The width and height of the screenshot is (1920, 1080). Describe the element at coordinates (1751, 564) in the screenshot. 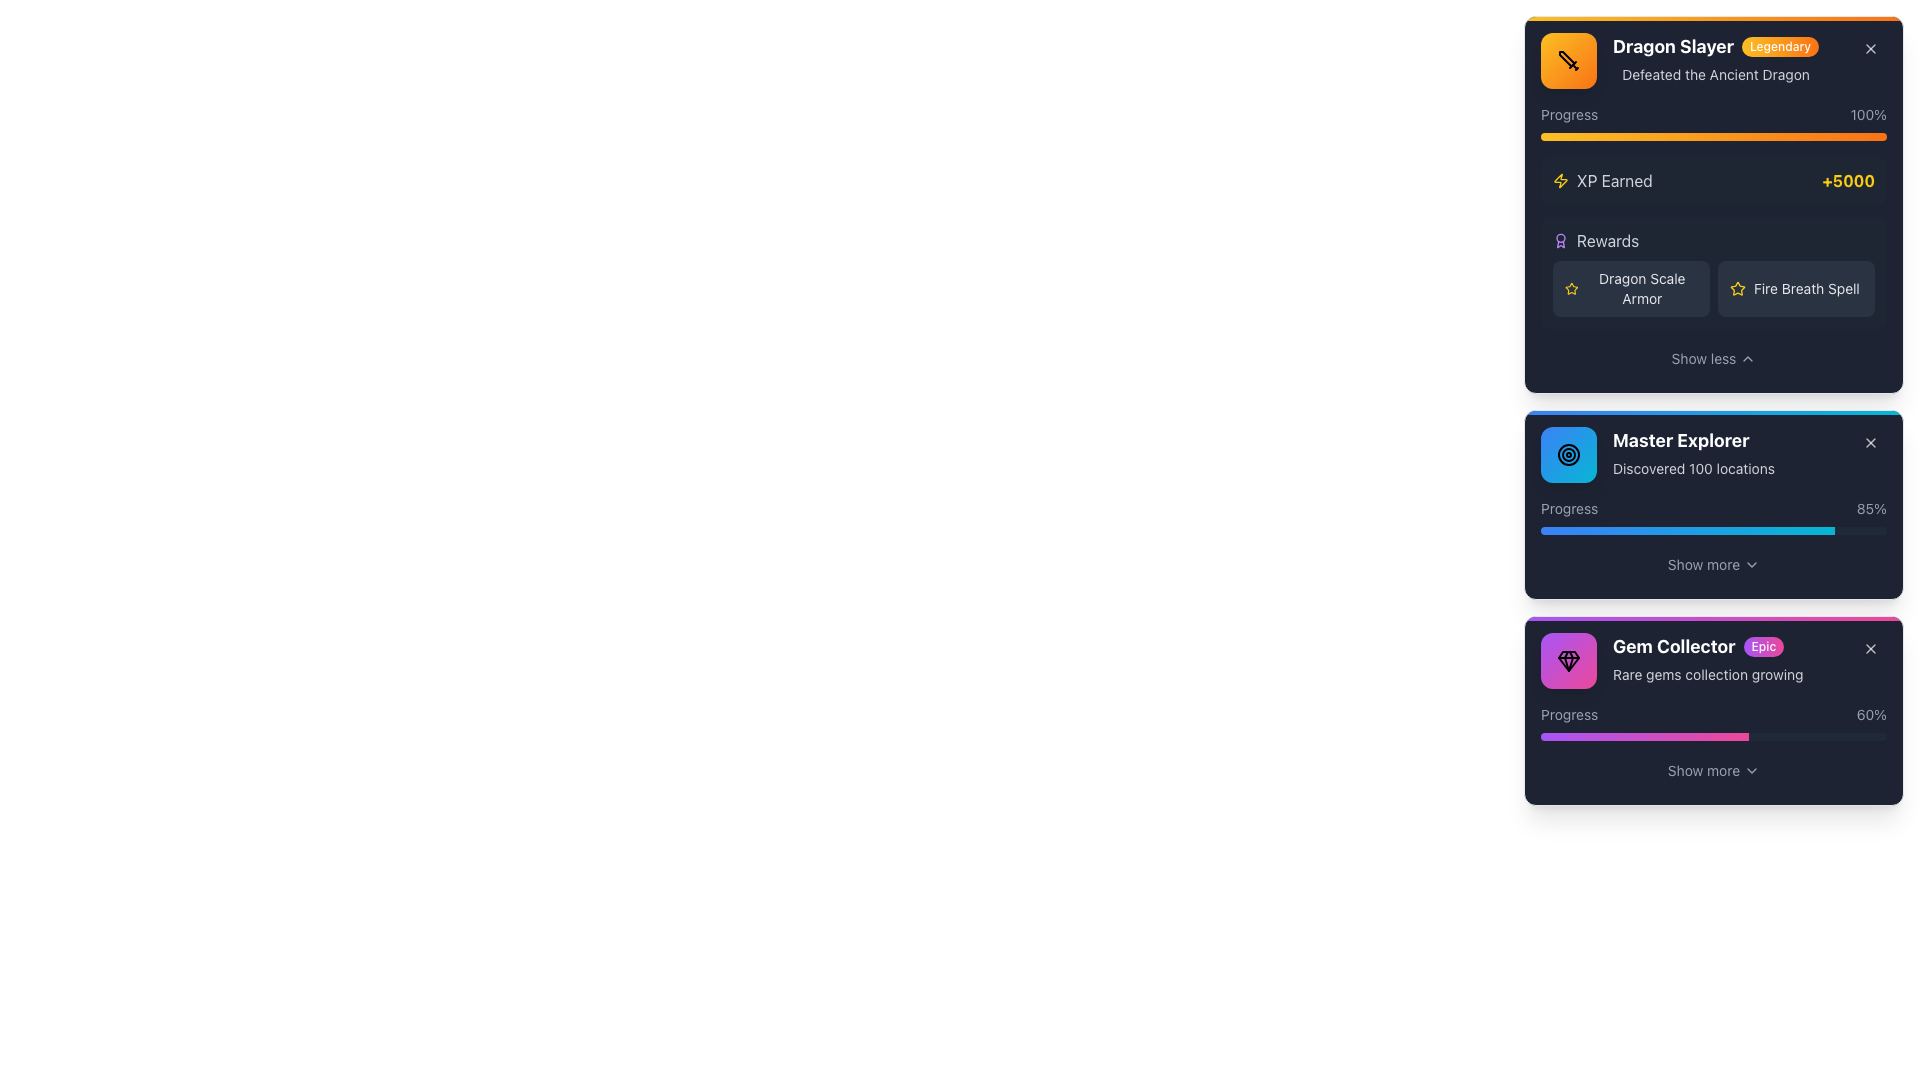

I see `the expand icon located to the right of the 'Show more' text in the bottom-center section of the 'Master Explorer' card` at that location.